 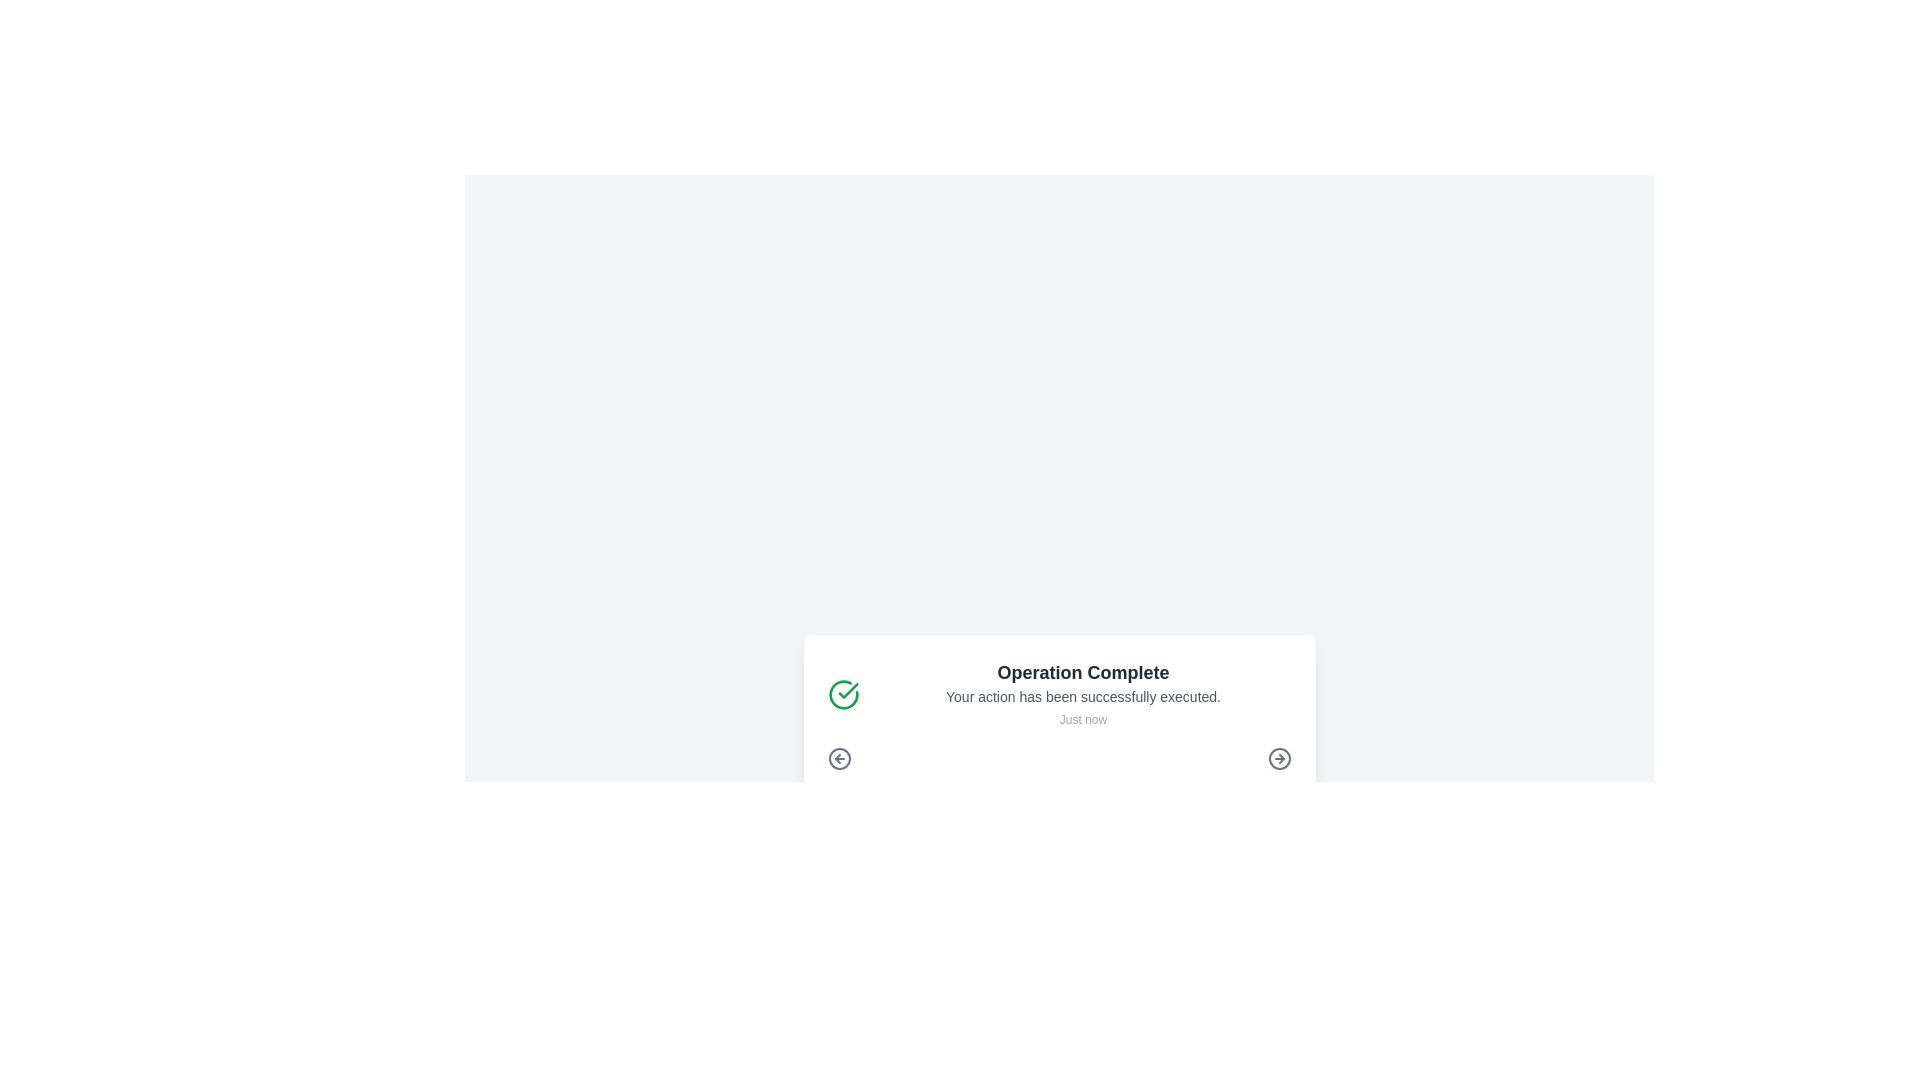 I want to click on the Notification Text Block located at the top center of the notification card, which provides feedback about the successful completion of an action, so click(x=1082, y=693).